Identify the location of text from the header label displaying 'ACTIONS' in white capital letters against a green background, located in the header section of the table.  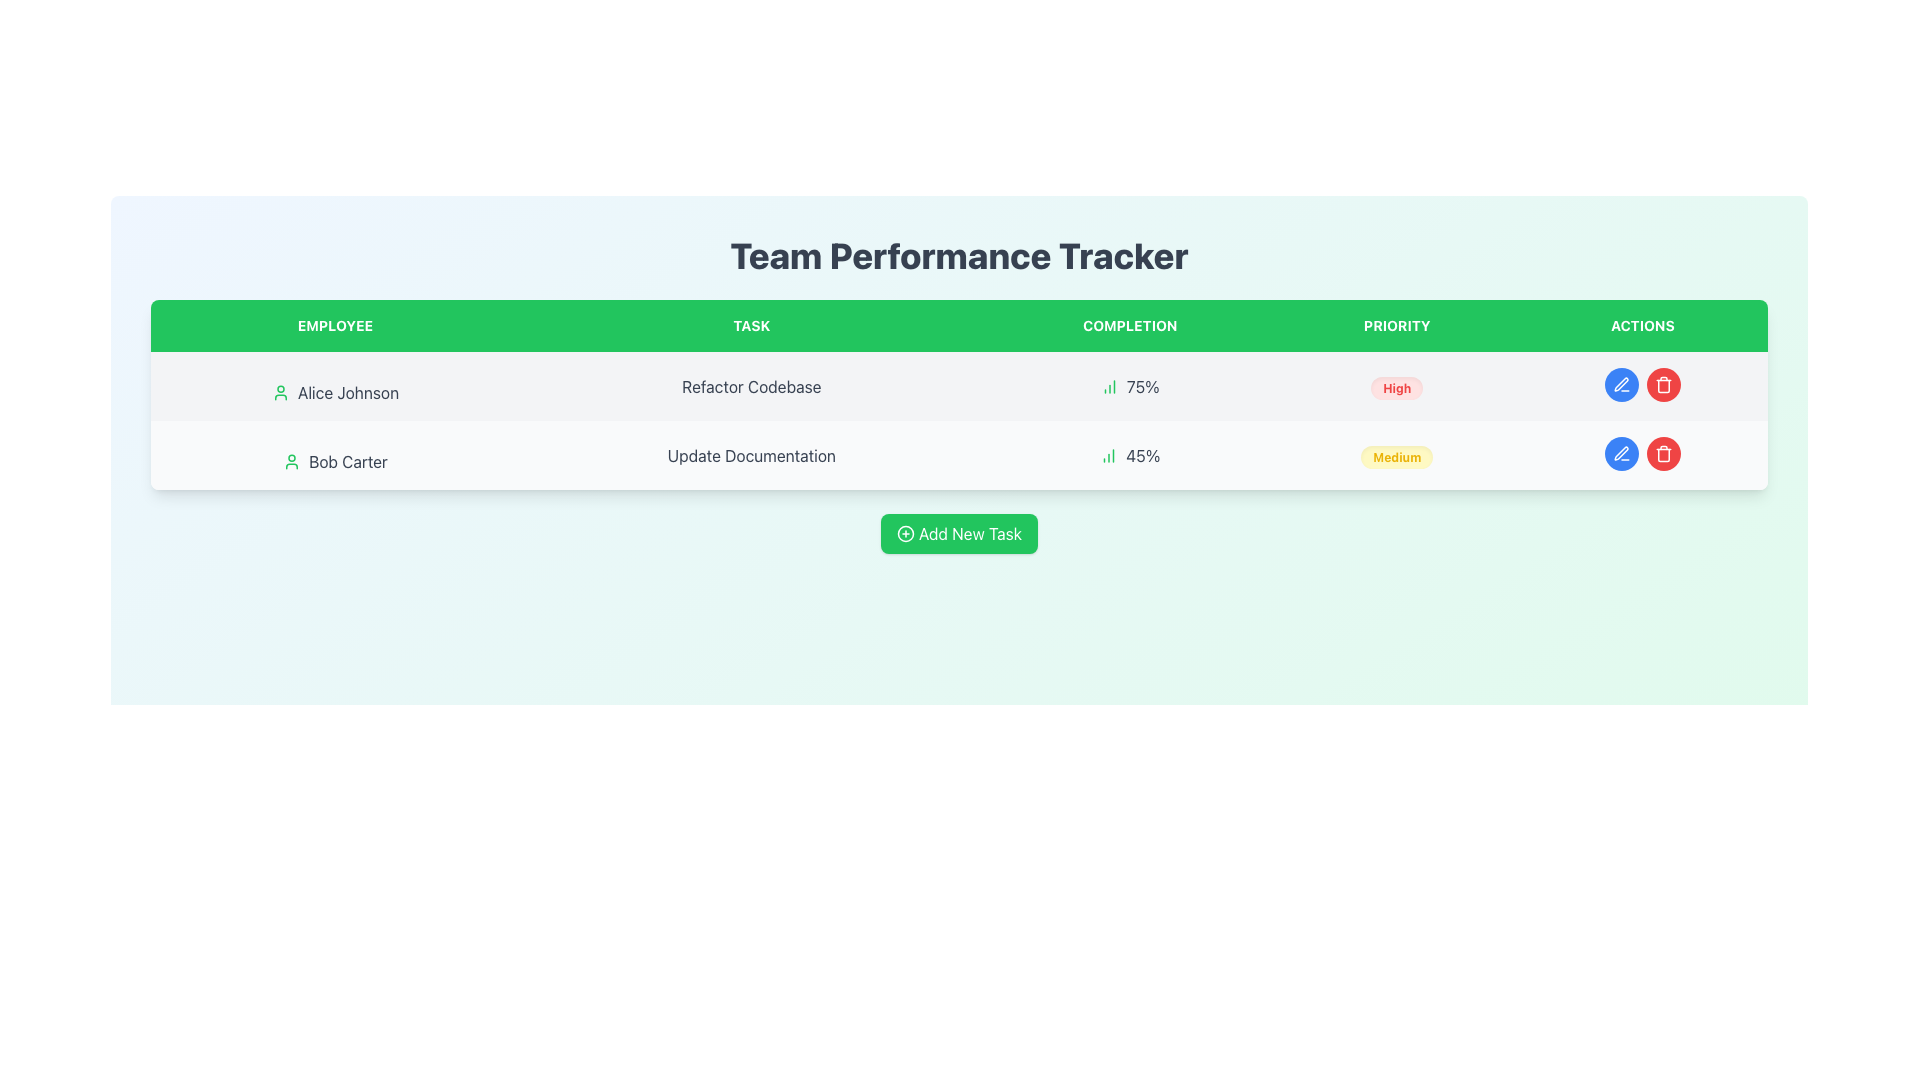
(1642, 325).